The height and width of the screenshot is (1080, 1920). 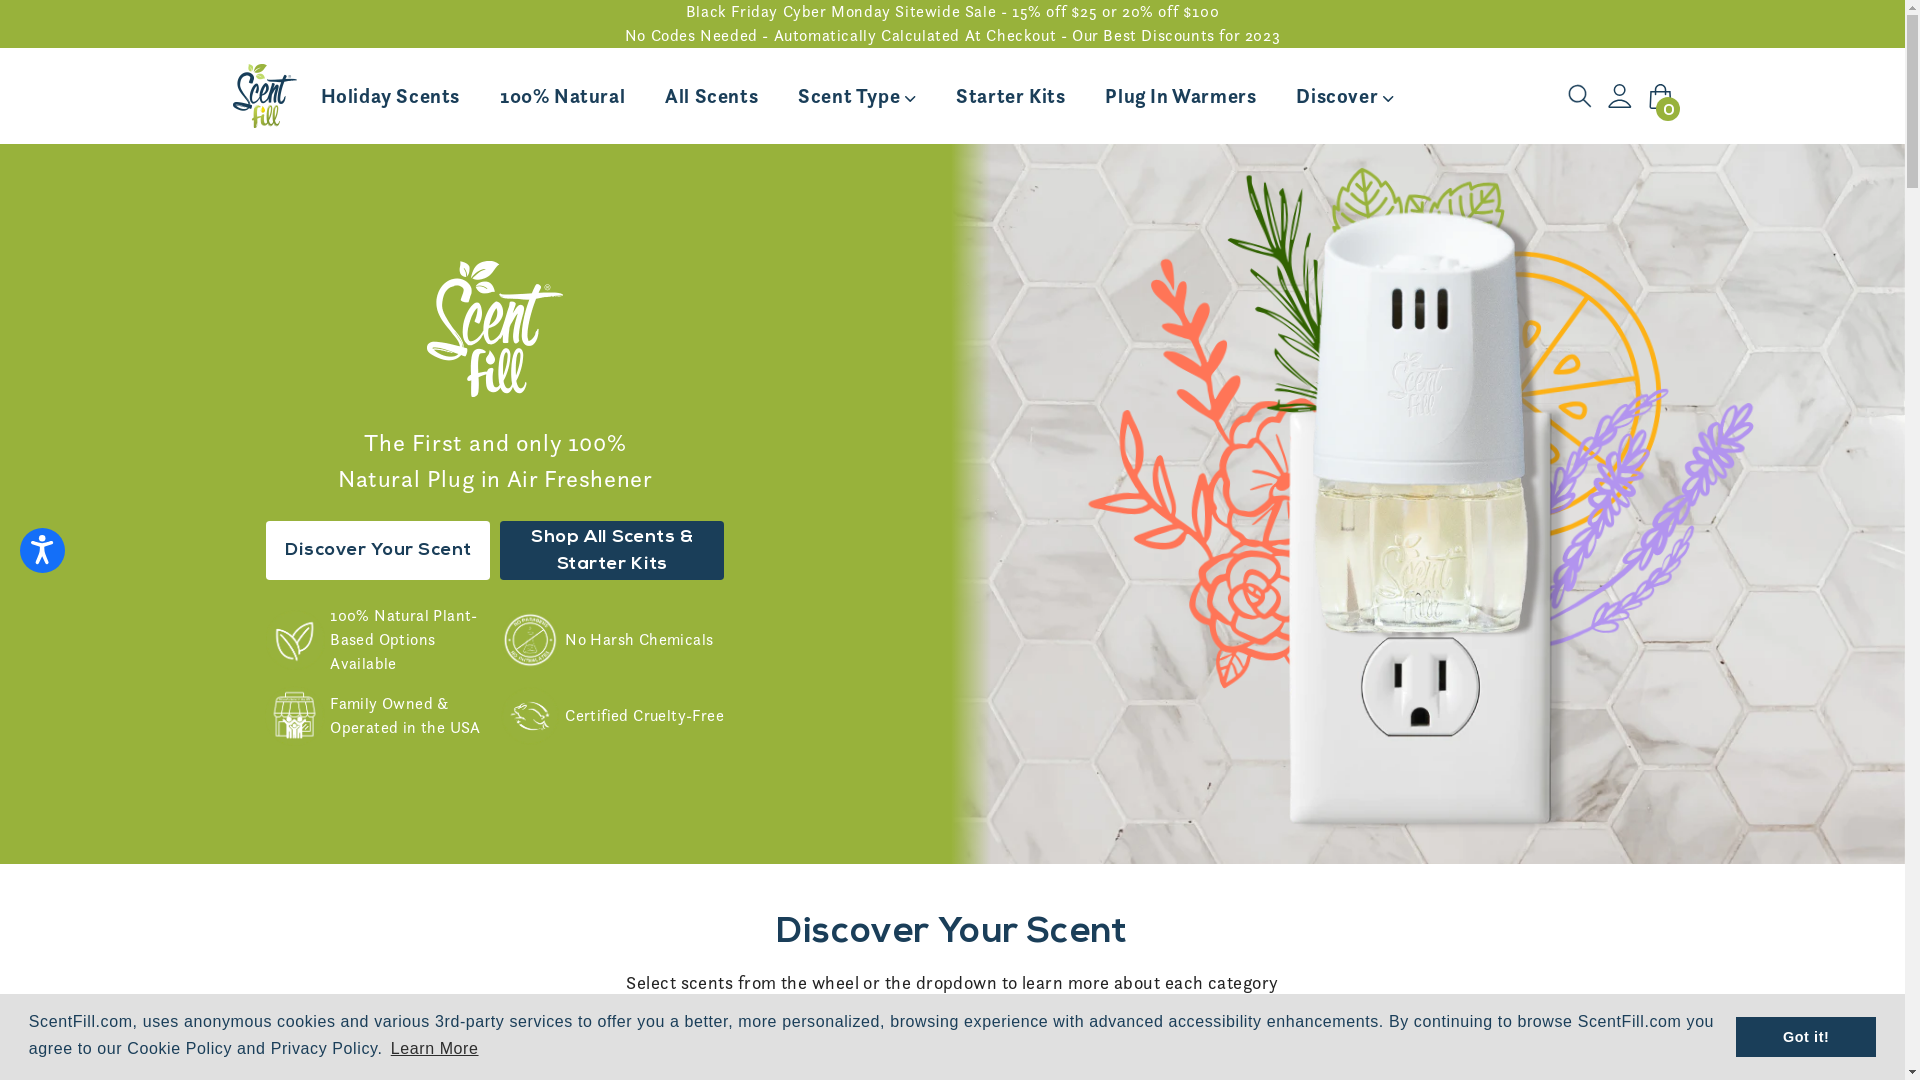 What do you see at coordinates (1660, 96) in the screenshot?
I see `'0'` at bounding box center [1660, 96].